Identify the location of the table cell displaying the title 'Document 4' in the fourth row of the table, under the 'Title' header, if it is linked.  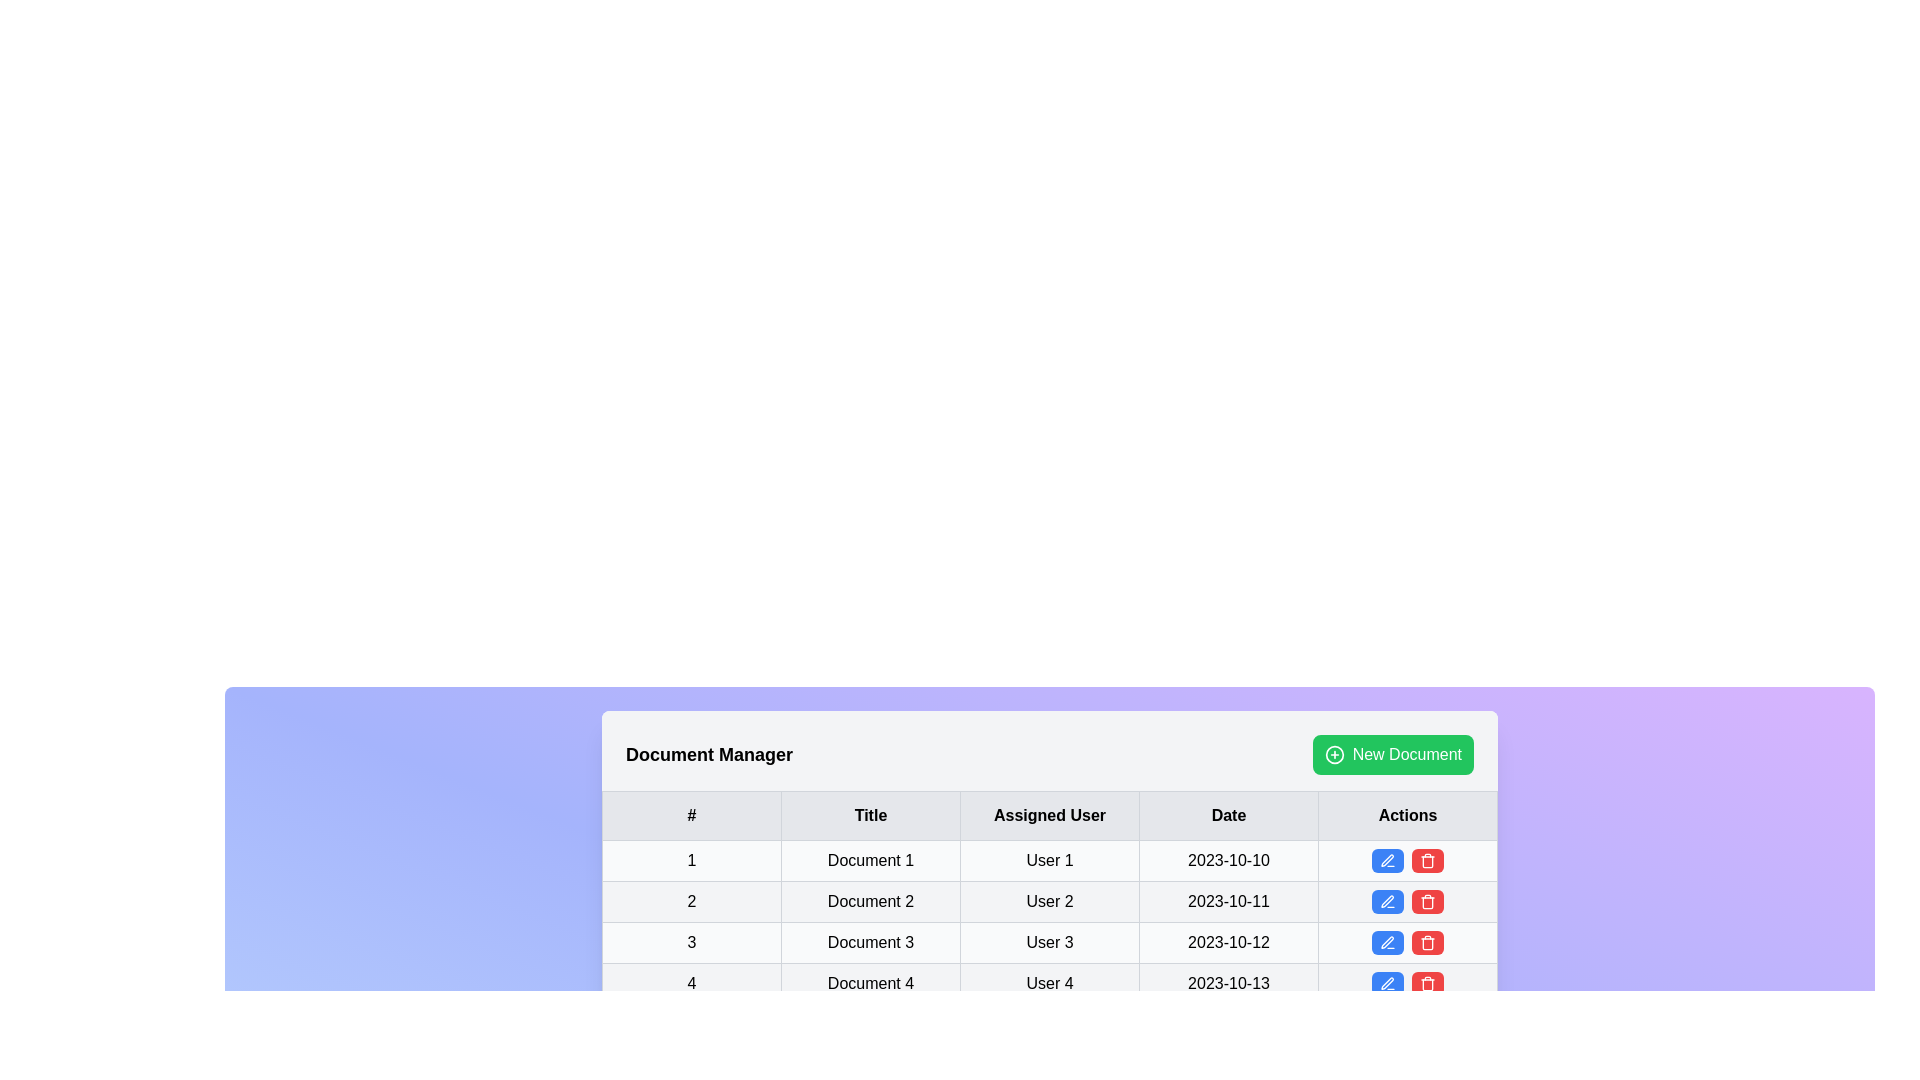
(870, 982).